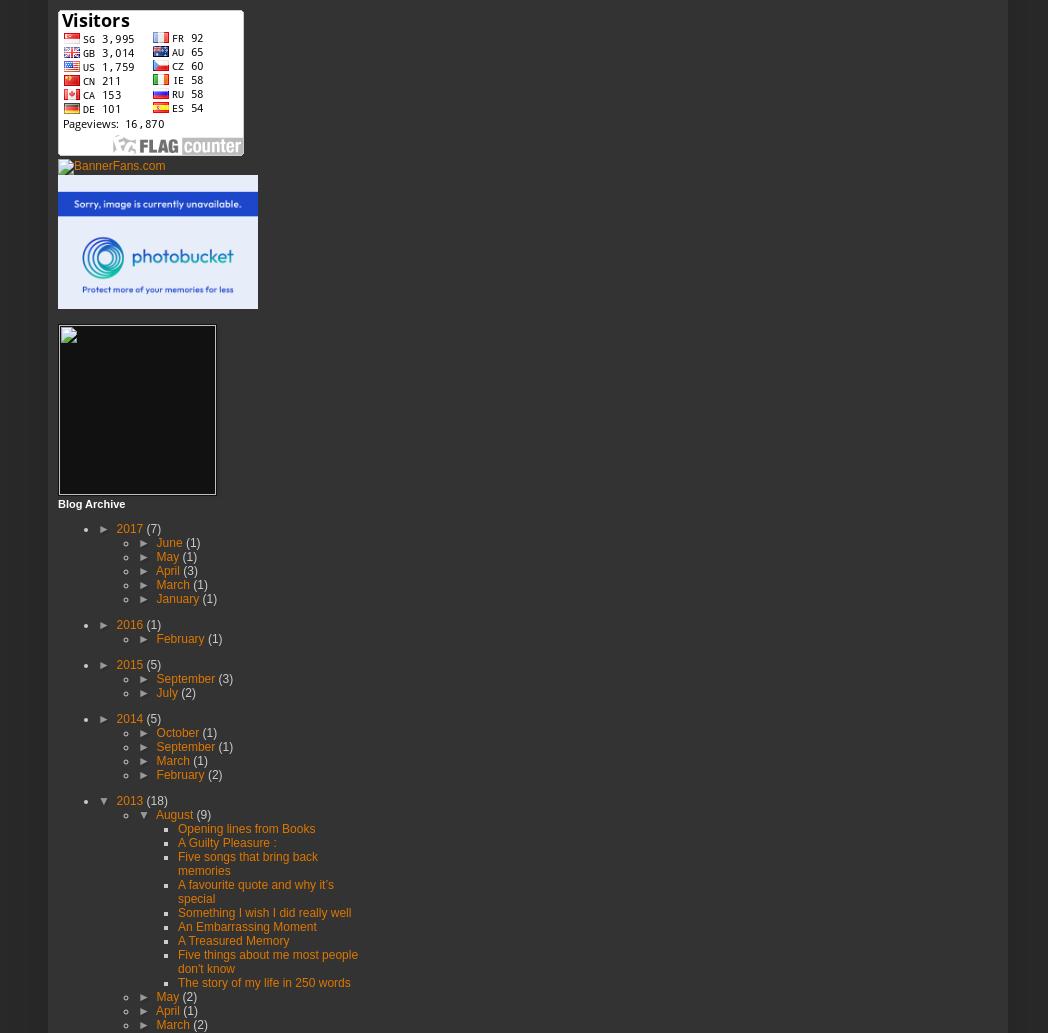  I want to click on '2014', so click(130, 718).